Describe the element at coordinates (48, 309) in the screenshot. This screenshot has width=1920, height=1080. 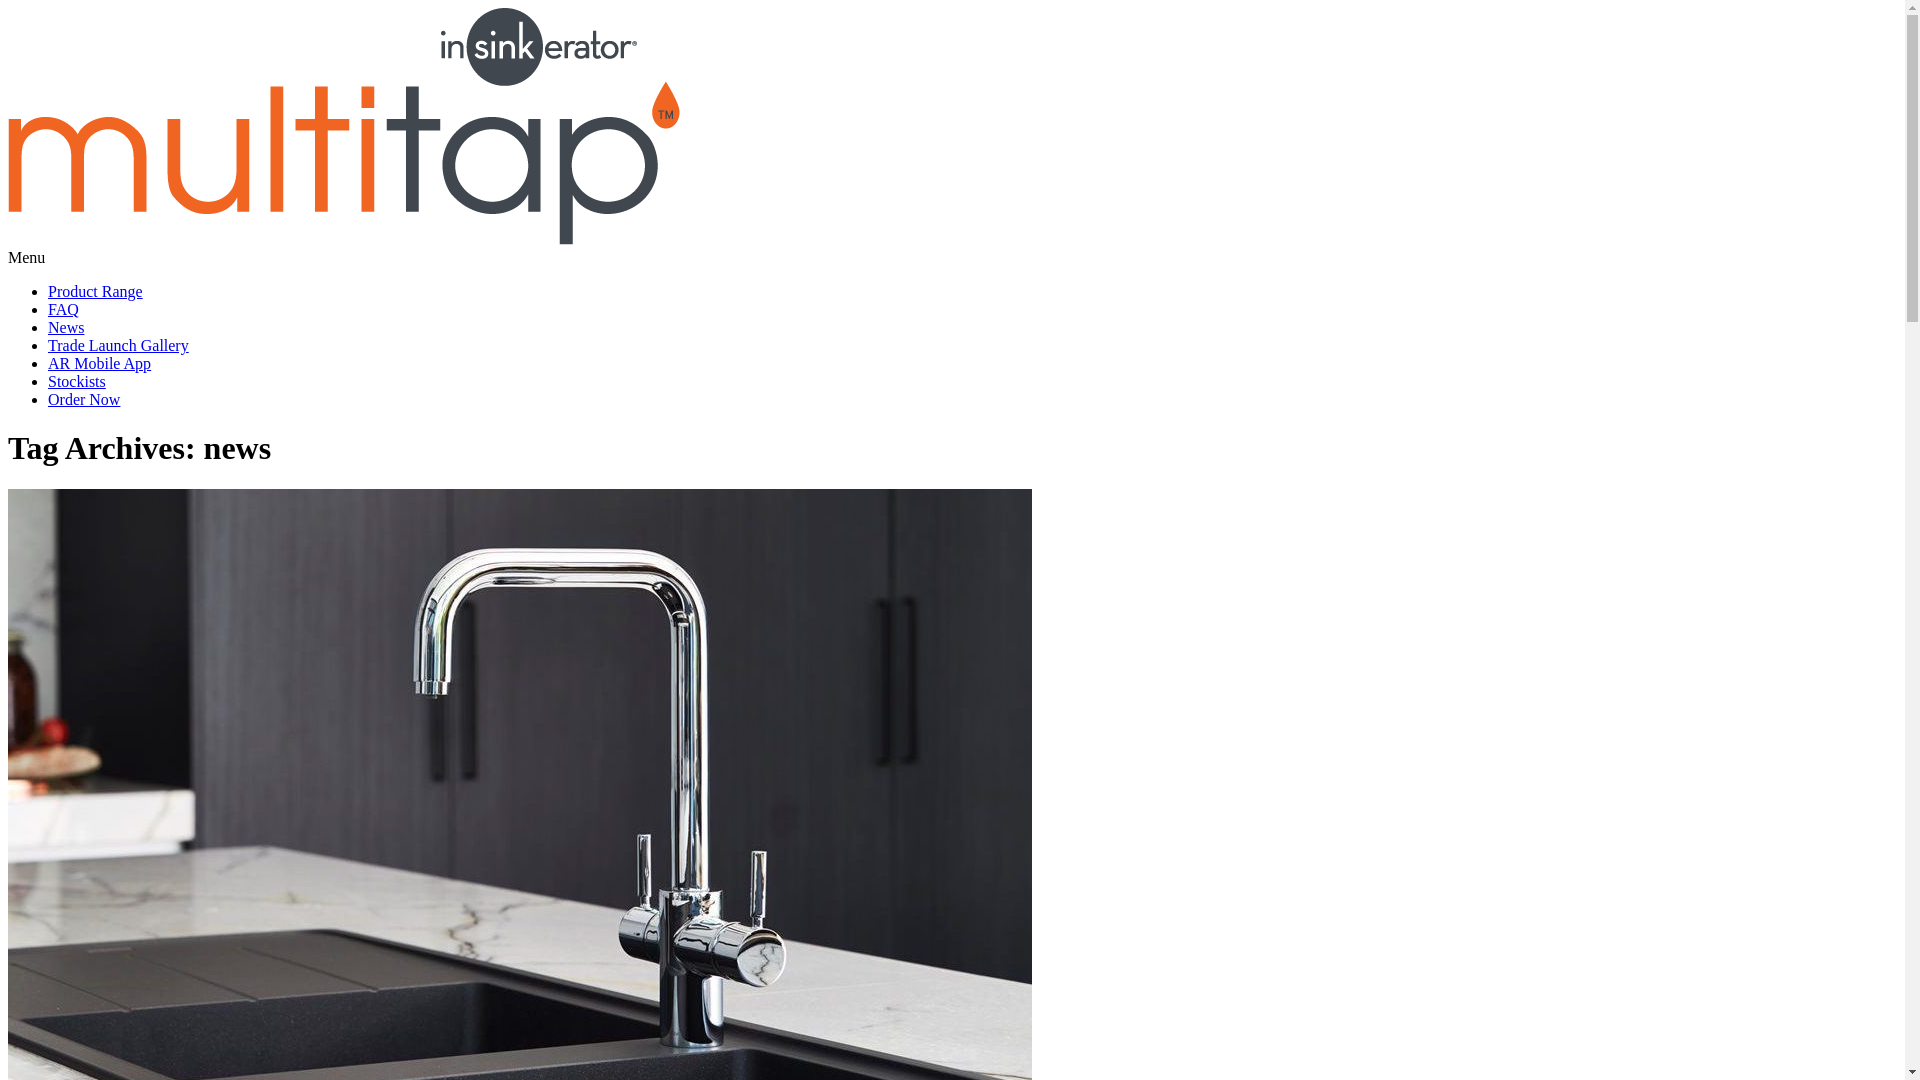
I see `'FAQ'` at that location.